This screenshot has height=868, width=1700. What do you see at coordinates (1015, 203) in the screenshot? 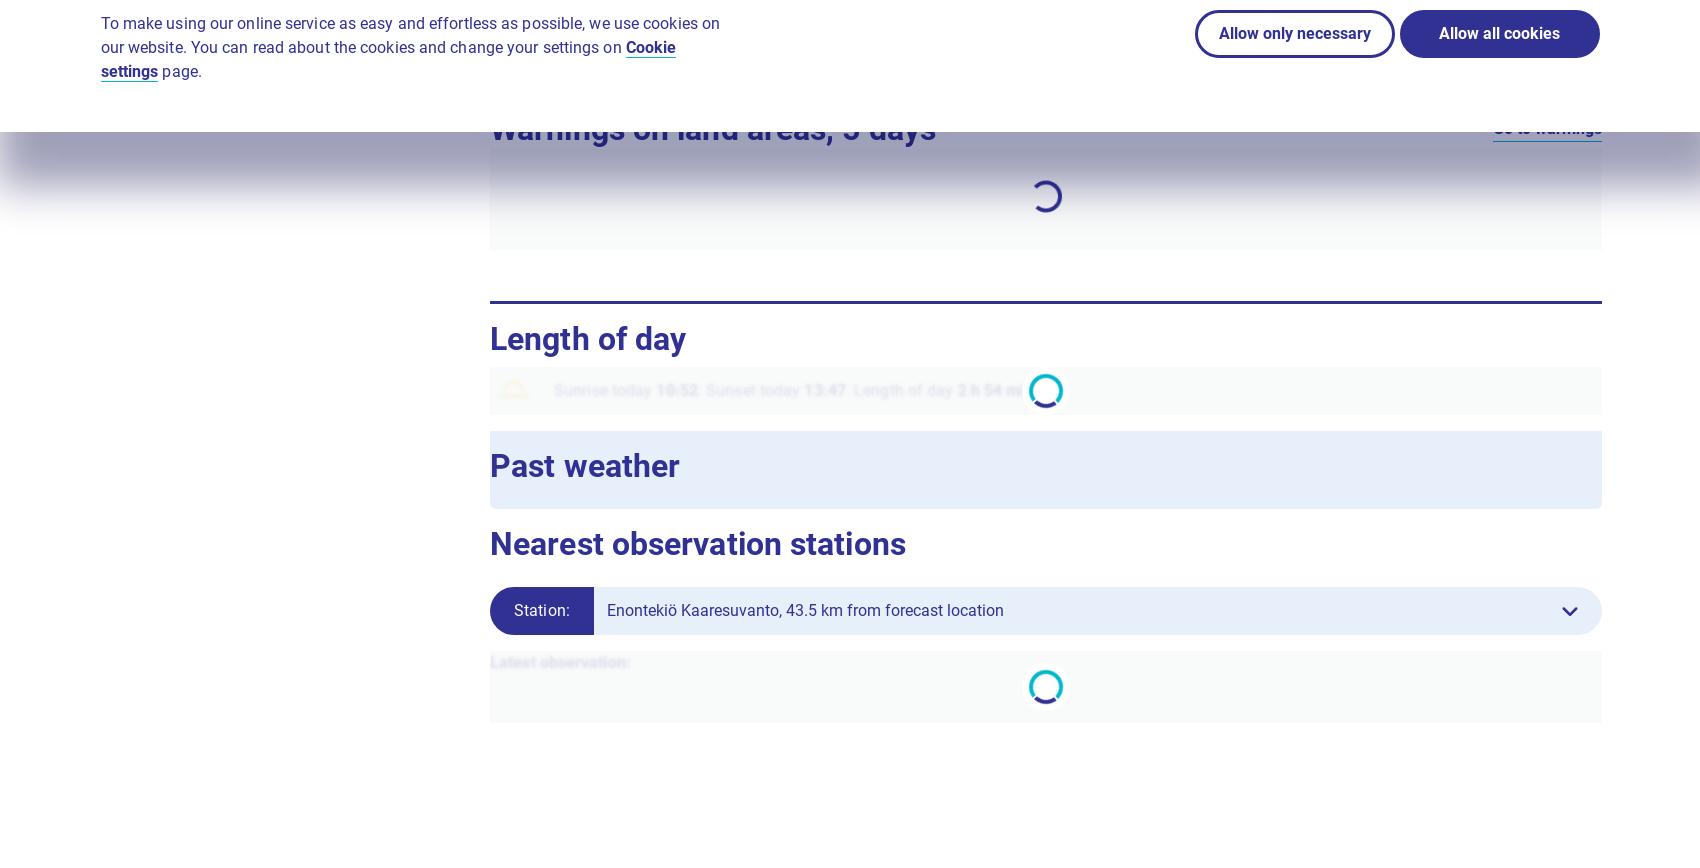
I see `'Mon'` at bounding box center [1015, 203].